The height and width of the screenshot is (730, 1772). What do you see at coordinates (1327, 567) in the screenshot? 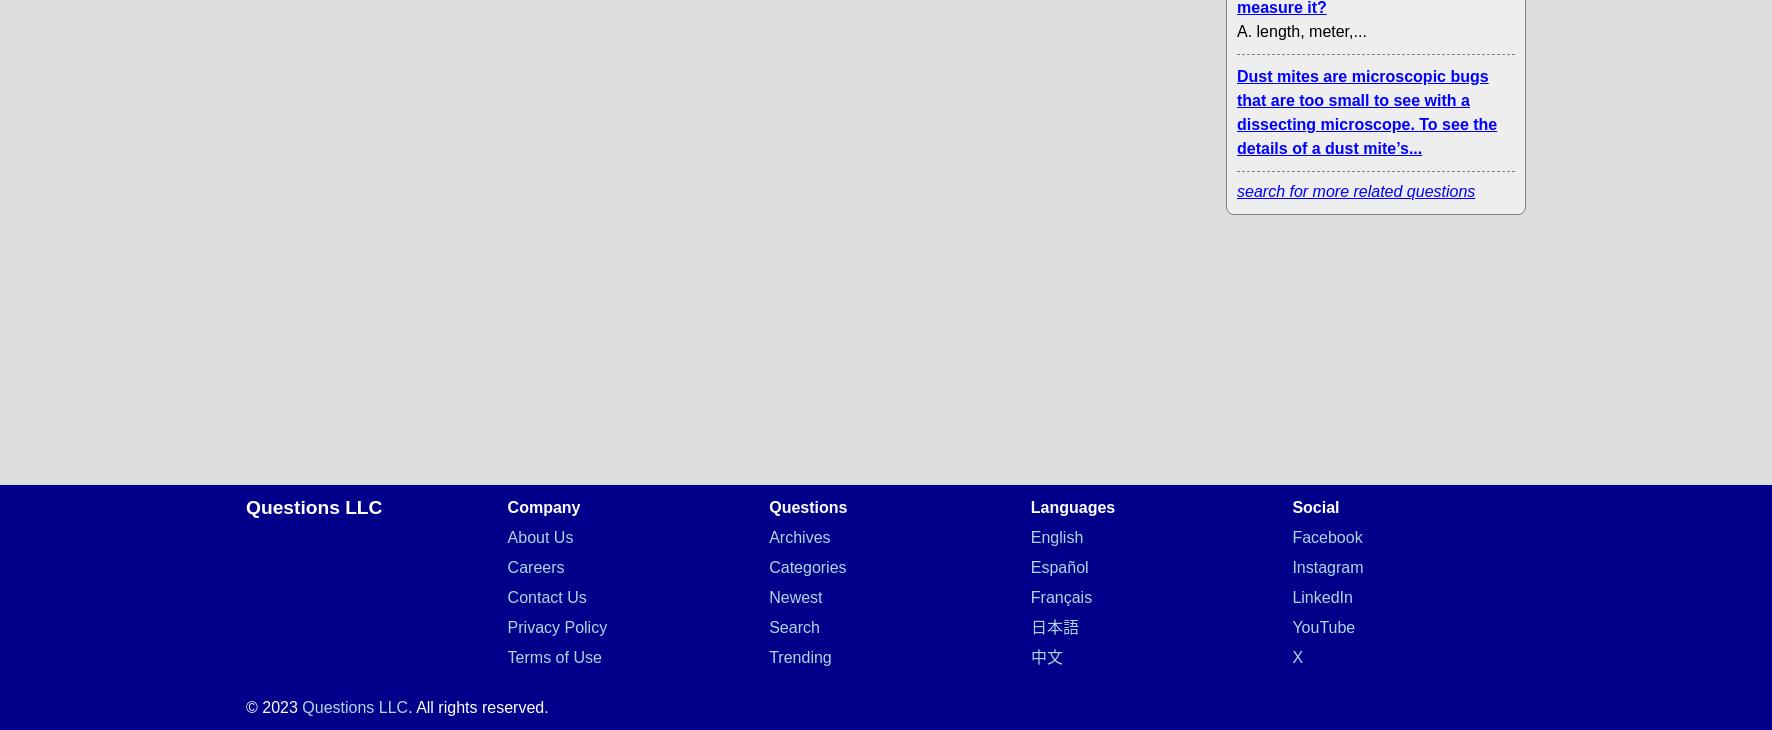
I see `'Instagram'` at bounding box center [1327, 567].